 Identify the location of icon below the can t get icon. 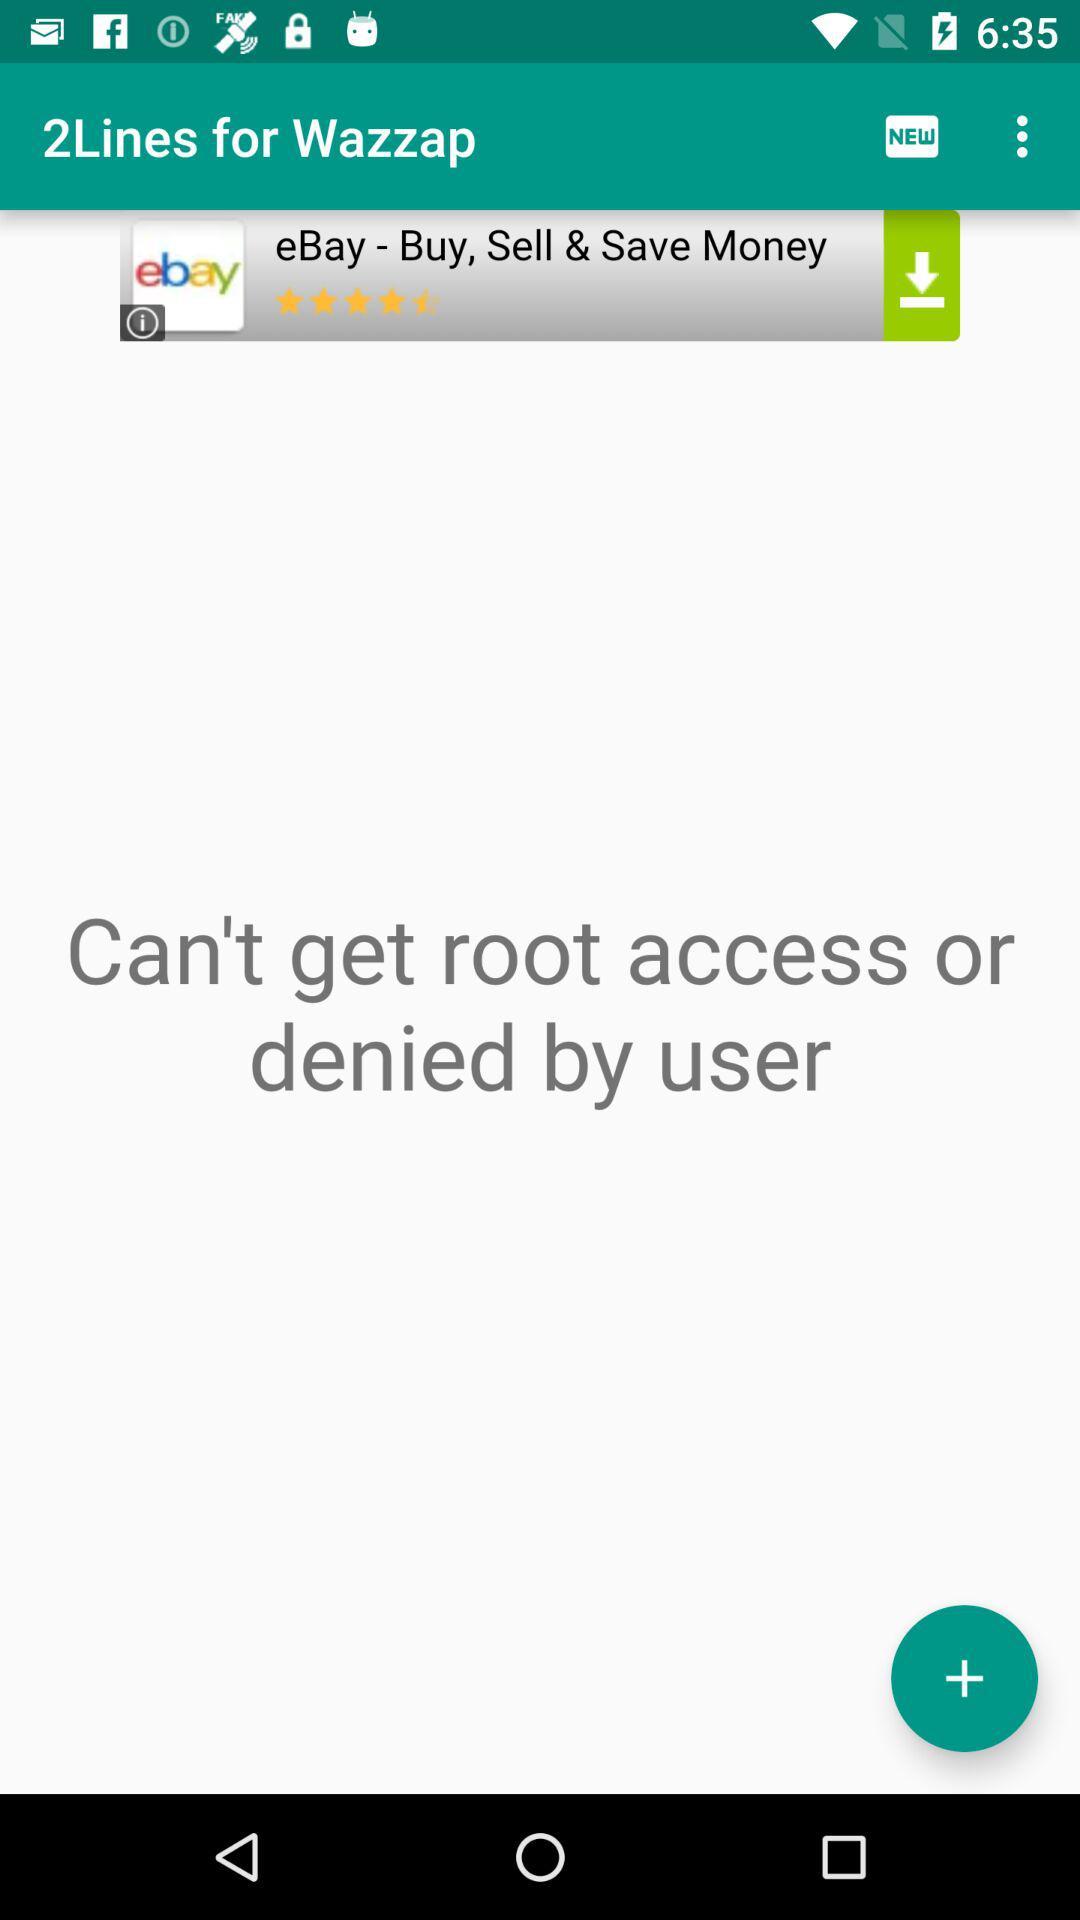
(963, 1678).